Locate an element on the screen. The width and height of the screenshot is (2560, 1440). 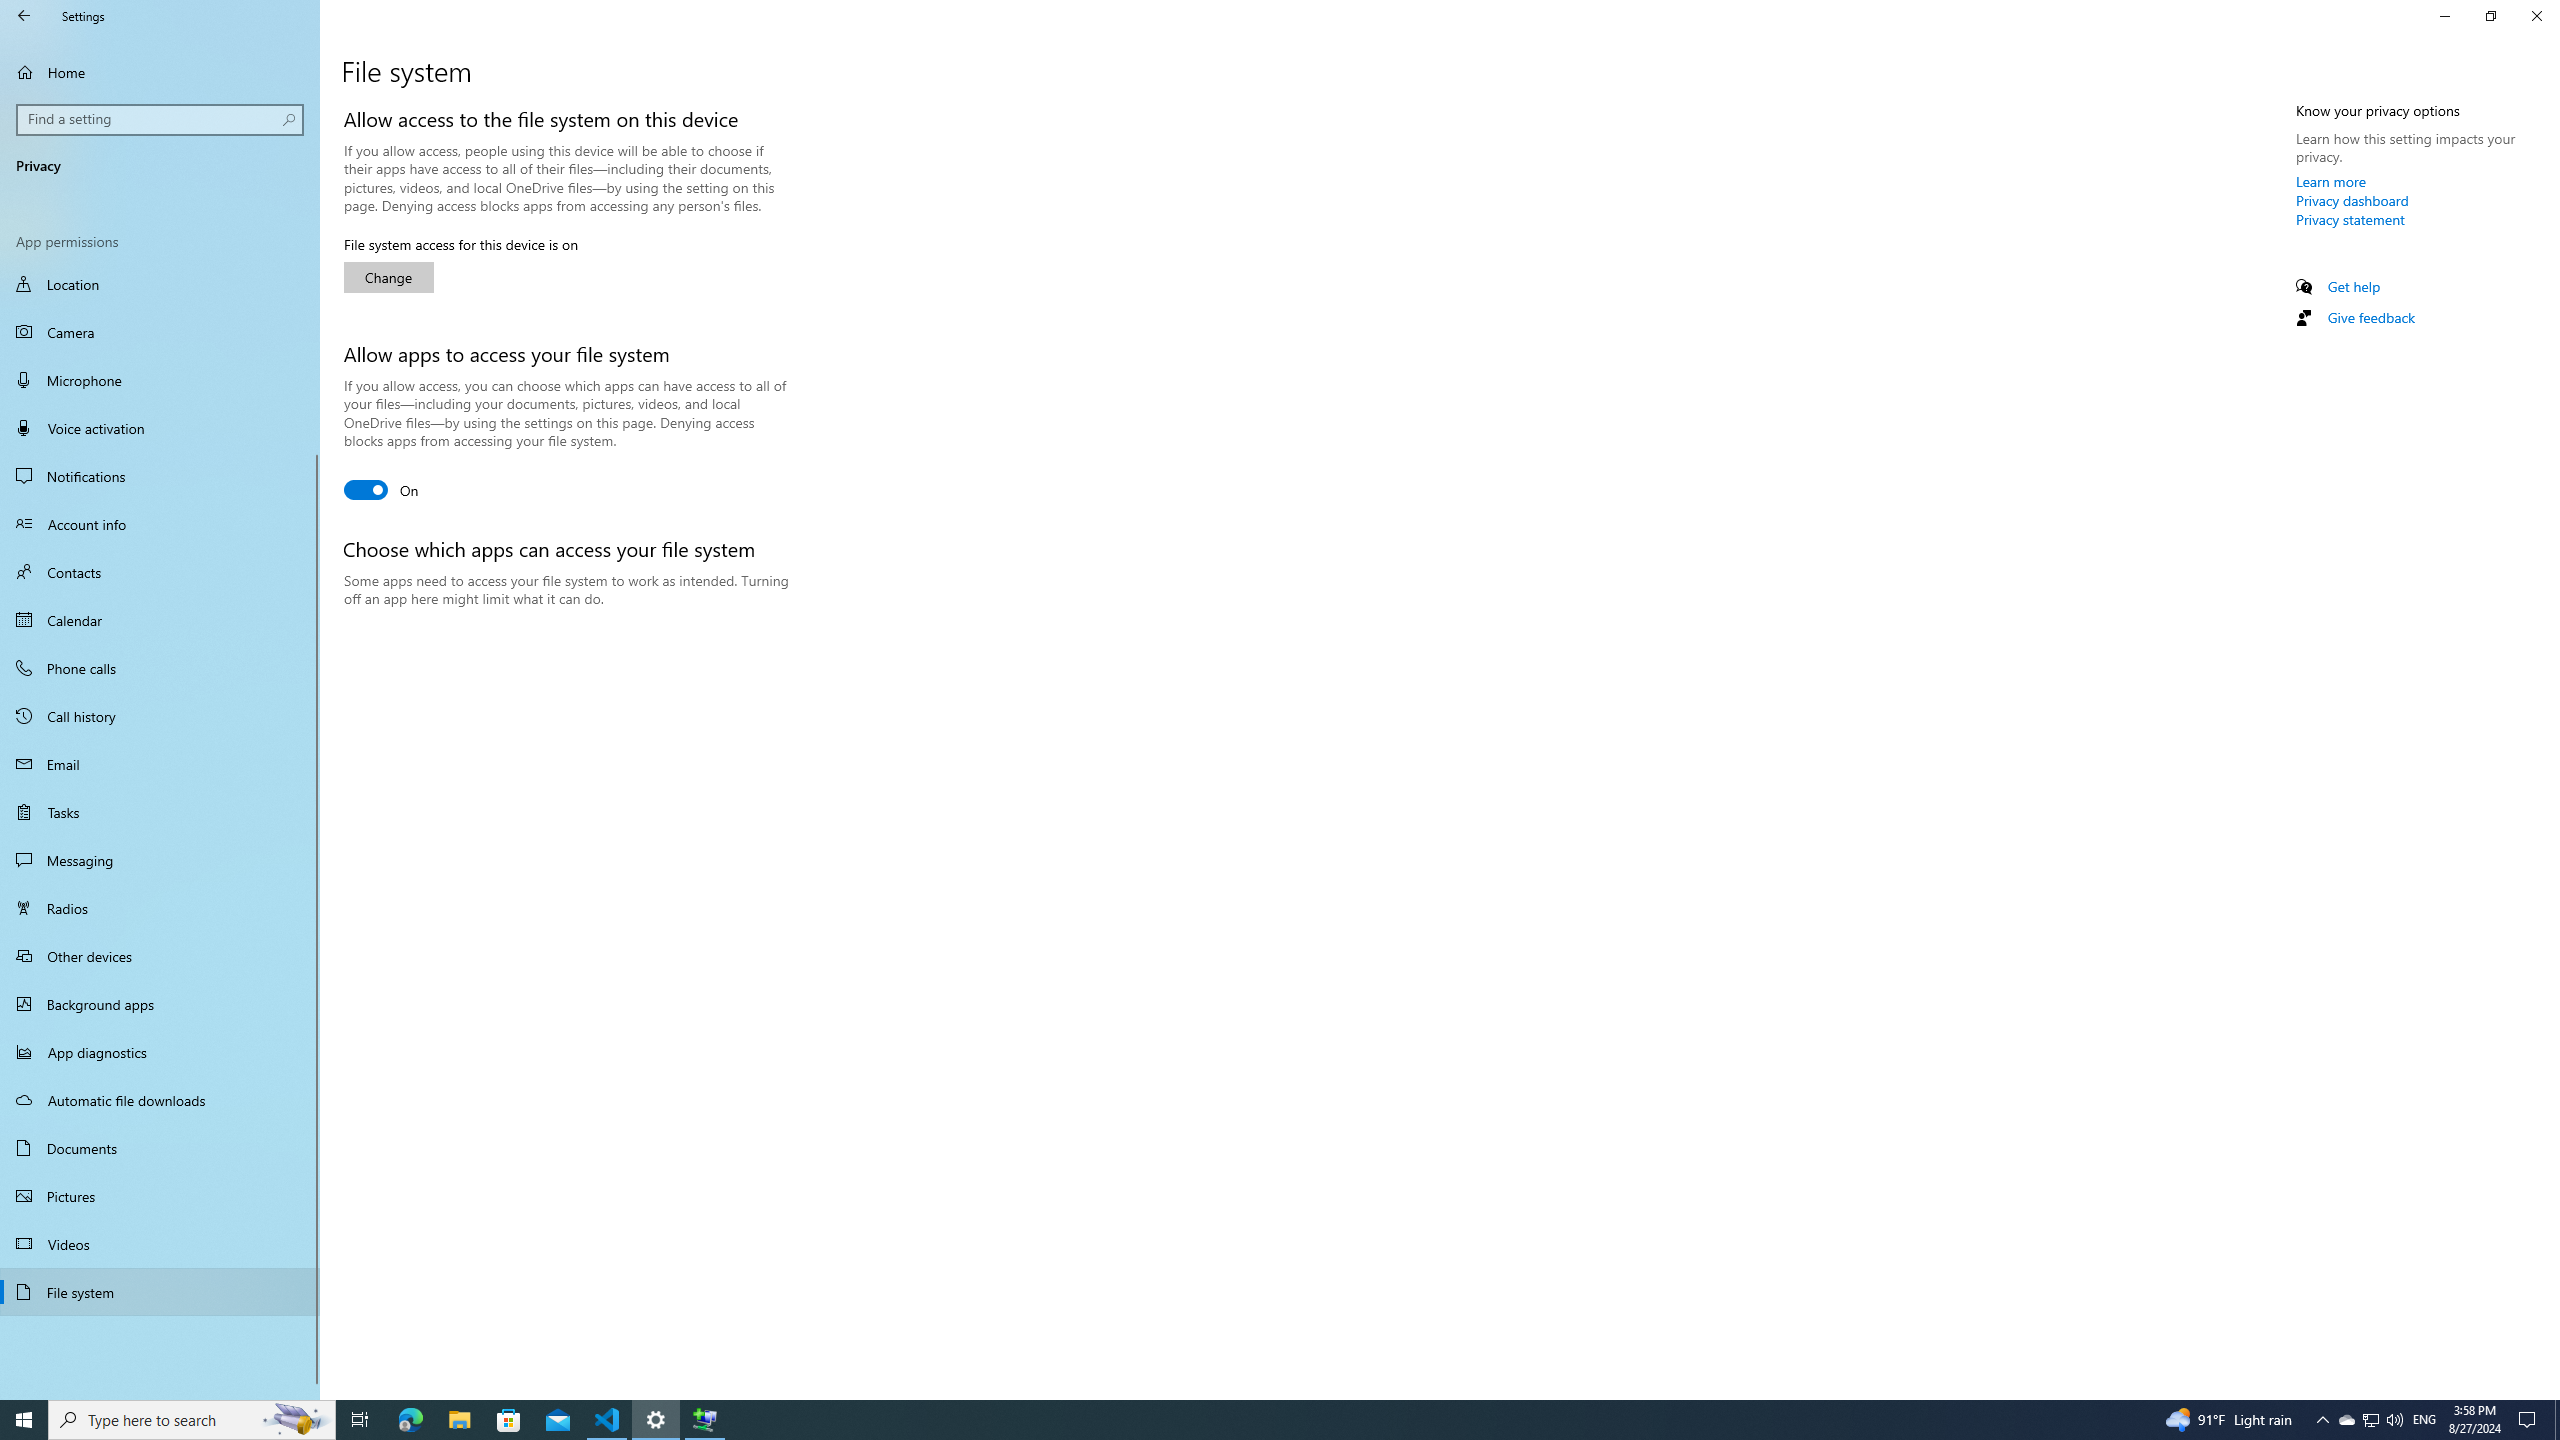
'Radios' is located at coordinates (159, 907).